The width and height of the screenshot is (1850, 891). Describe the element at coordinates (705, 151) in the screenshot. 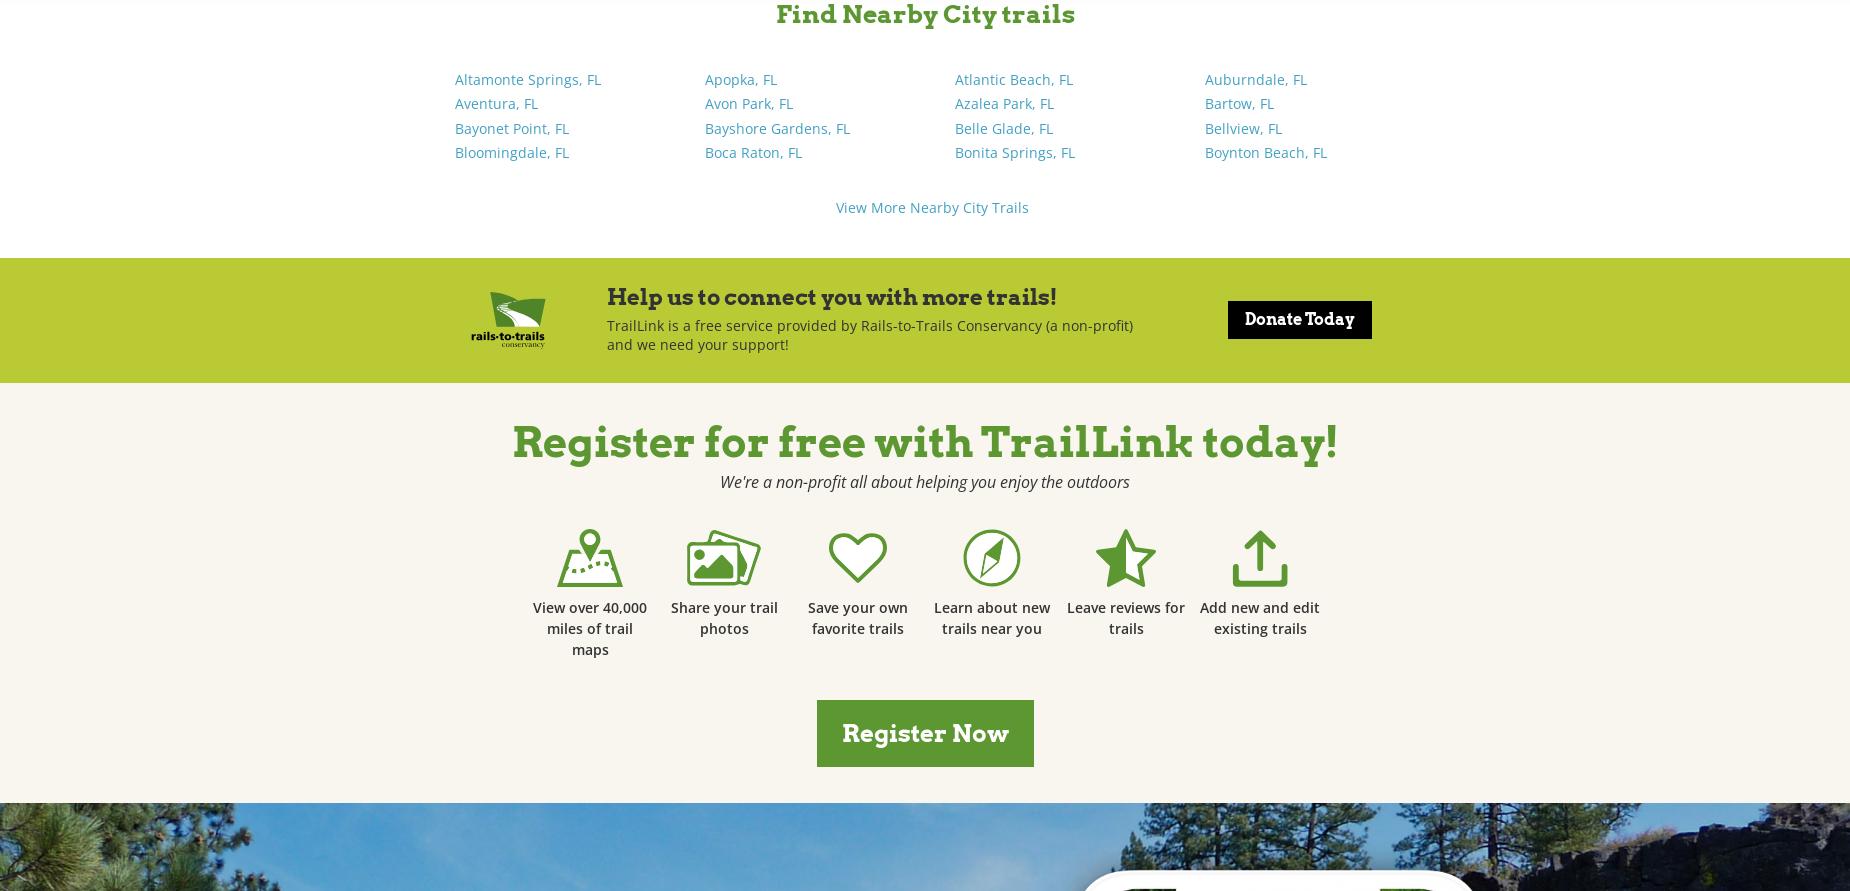

I see `'Boca Raton, FL'` at that location.